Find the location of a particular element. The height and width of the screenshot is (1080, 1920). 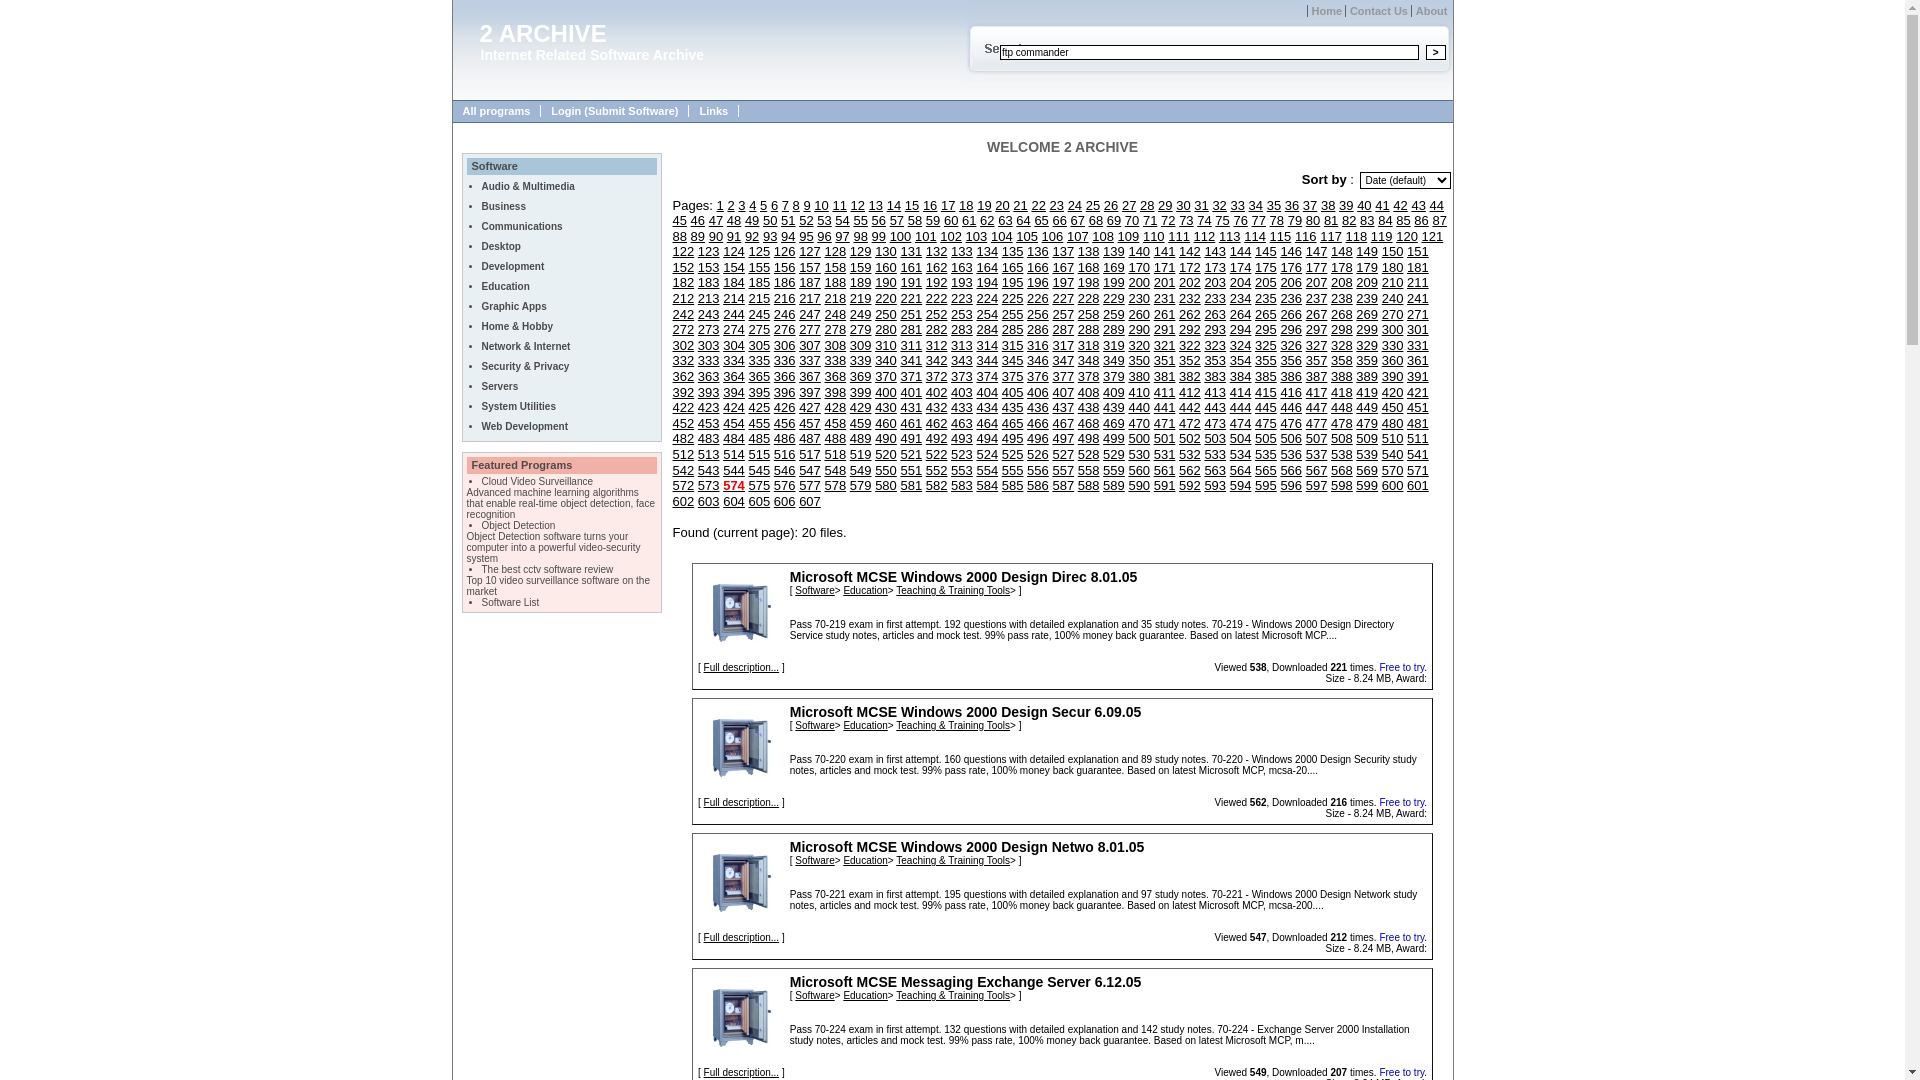

'557' is located at coordinates (1050, 470).